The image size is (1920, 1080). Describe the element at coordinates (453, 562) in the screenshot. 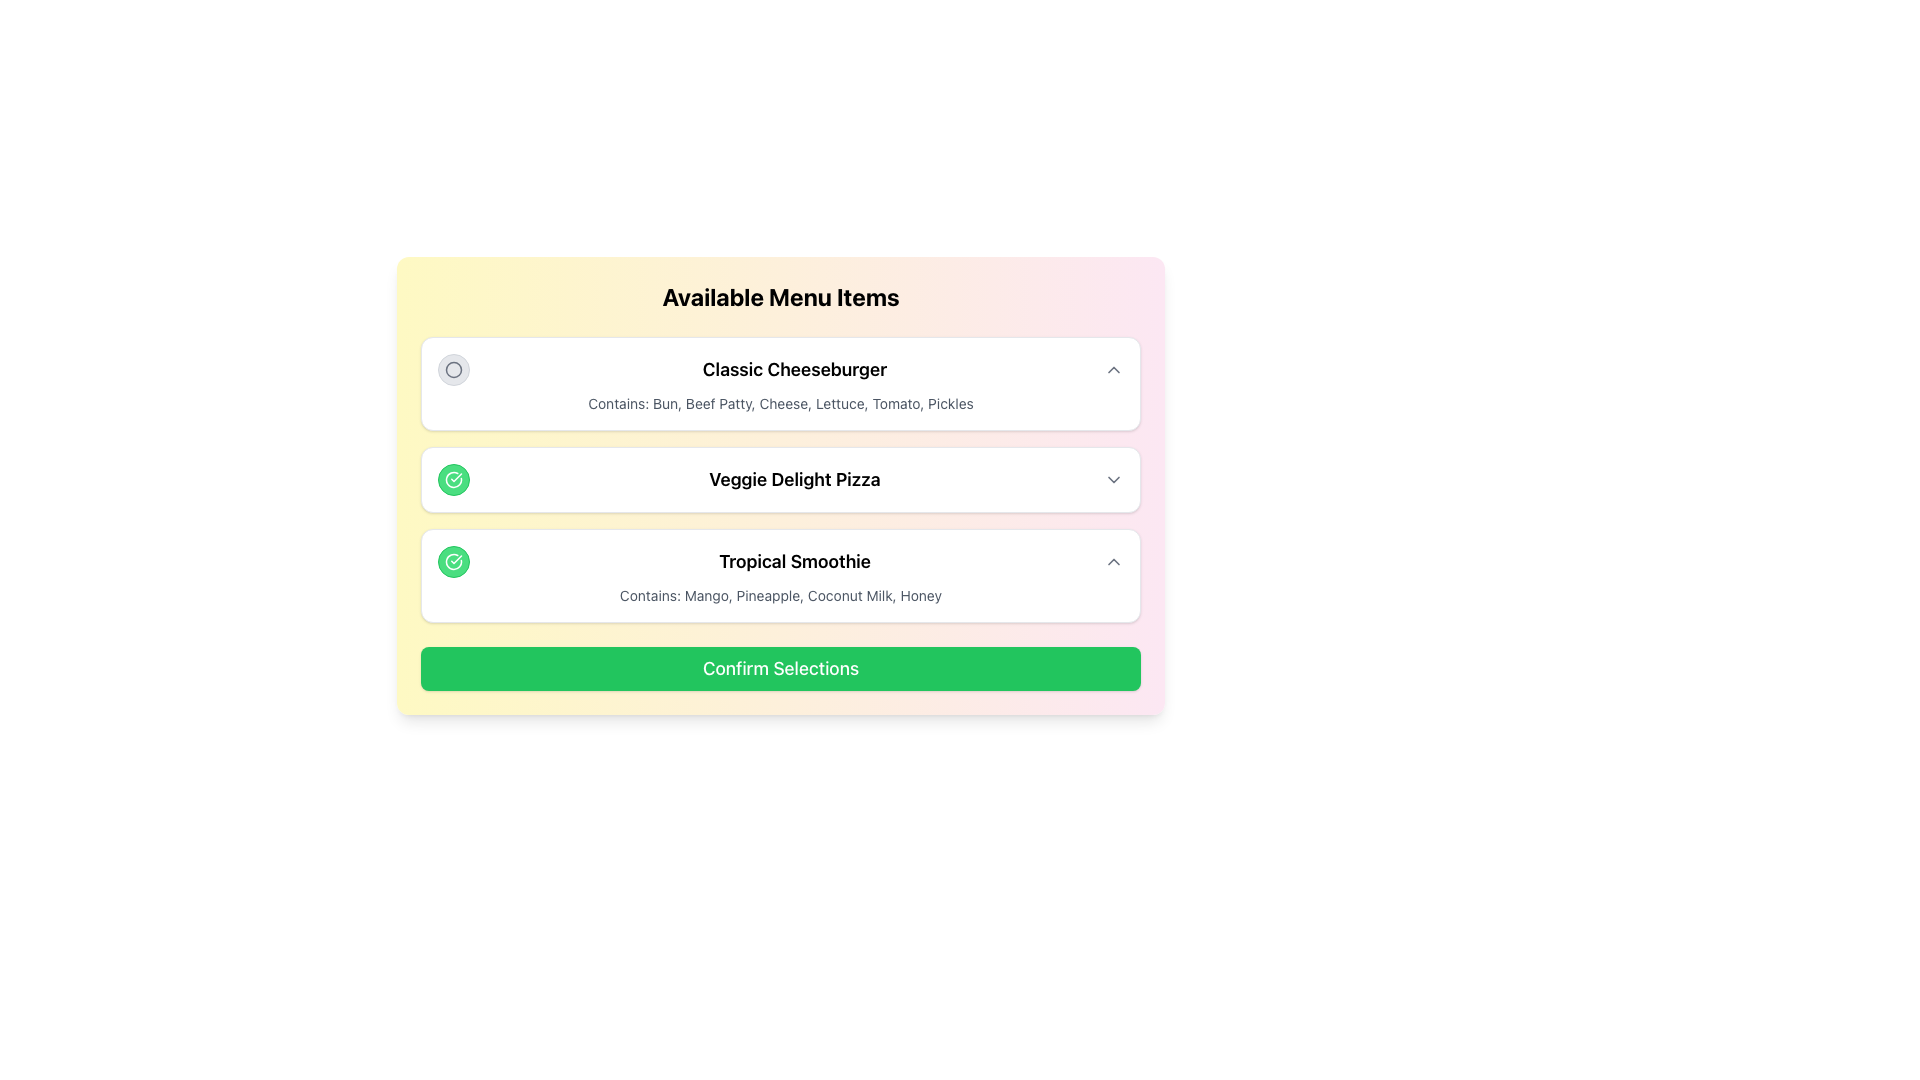

I see `the selection status icon for the 'Veggie Delight Pizza' menu item, which is the primary icon associated with the second list item in the vertical menu` at that location.